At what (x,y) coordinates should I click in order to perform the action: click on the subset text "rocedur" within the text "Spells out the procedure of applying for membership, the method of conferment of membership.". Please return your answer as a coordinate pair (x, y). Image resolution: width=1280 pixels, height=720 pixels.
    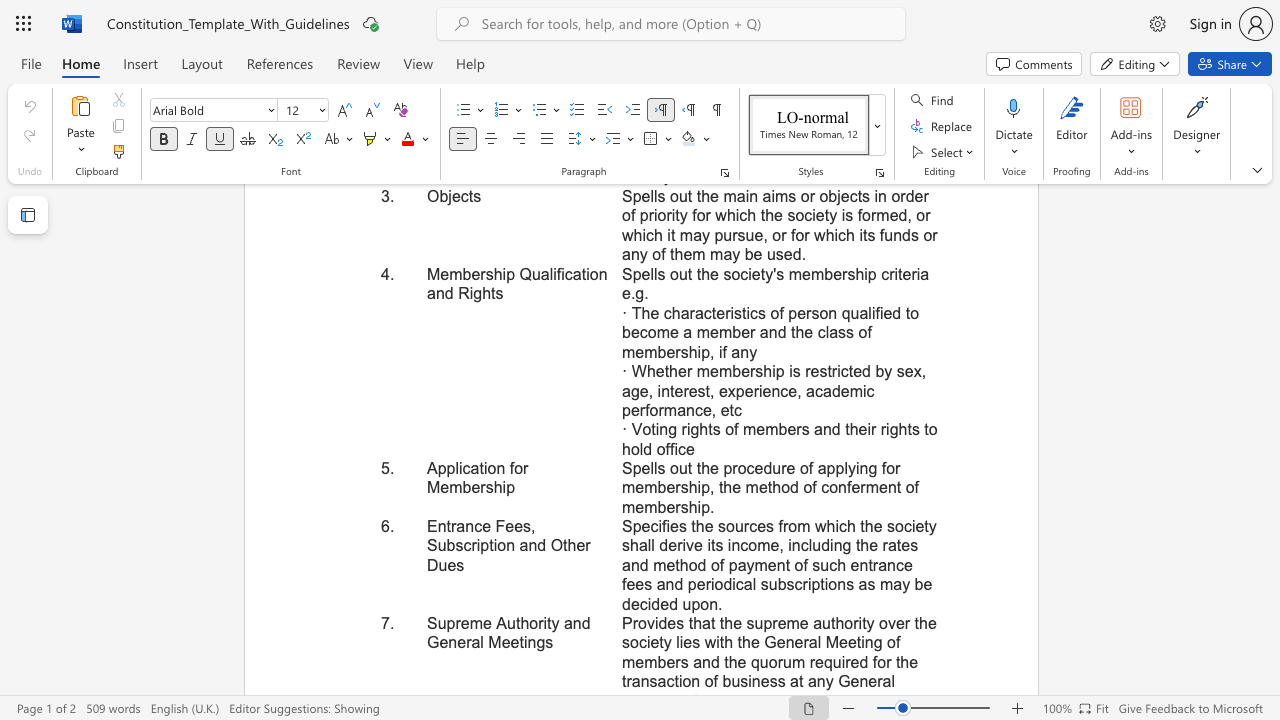
    Looking at the image, I should click on (731, 468).